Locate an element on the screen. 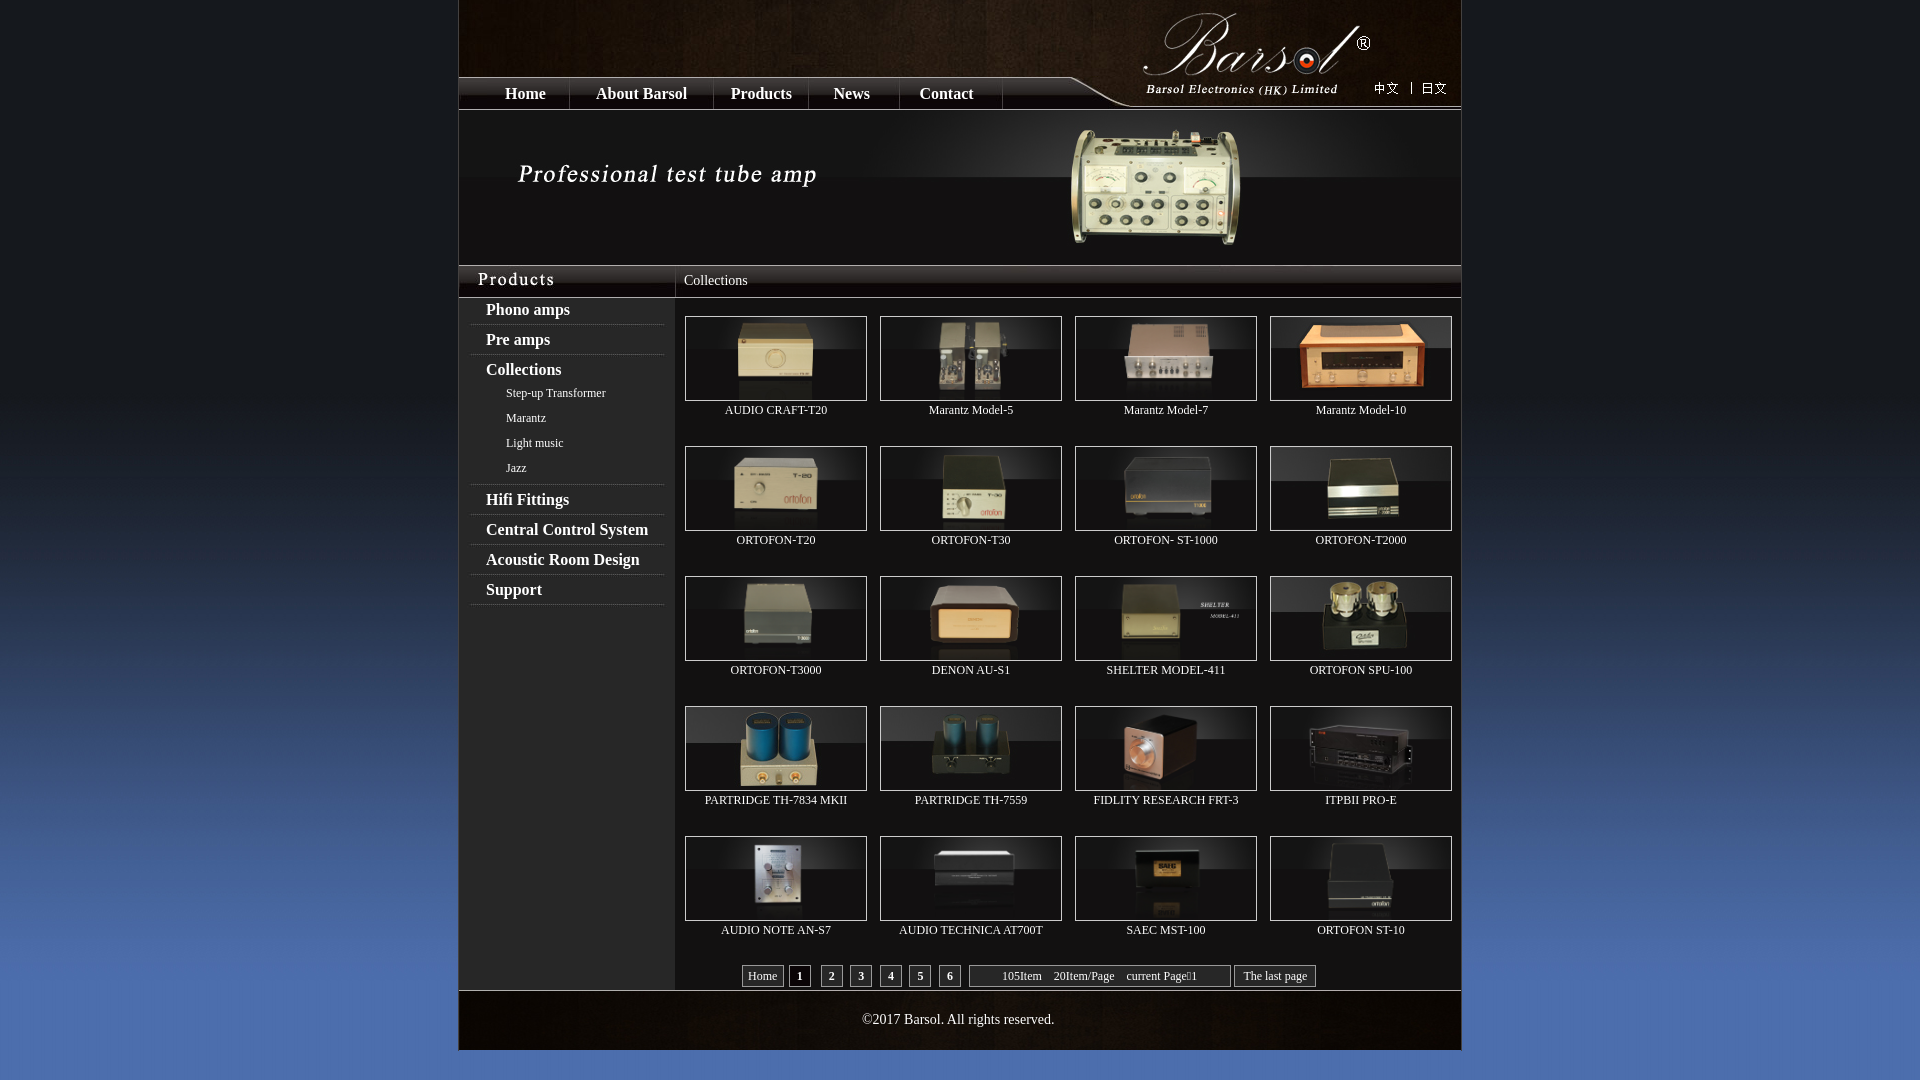 The height and width of the screenshot is (1080, 1920). 'News' is located at coordinates (850, 92).